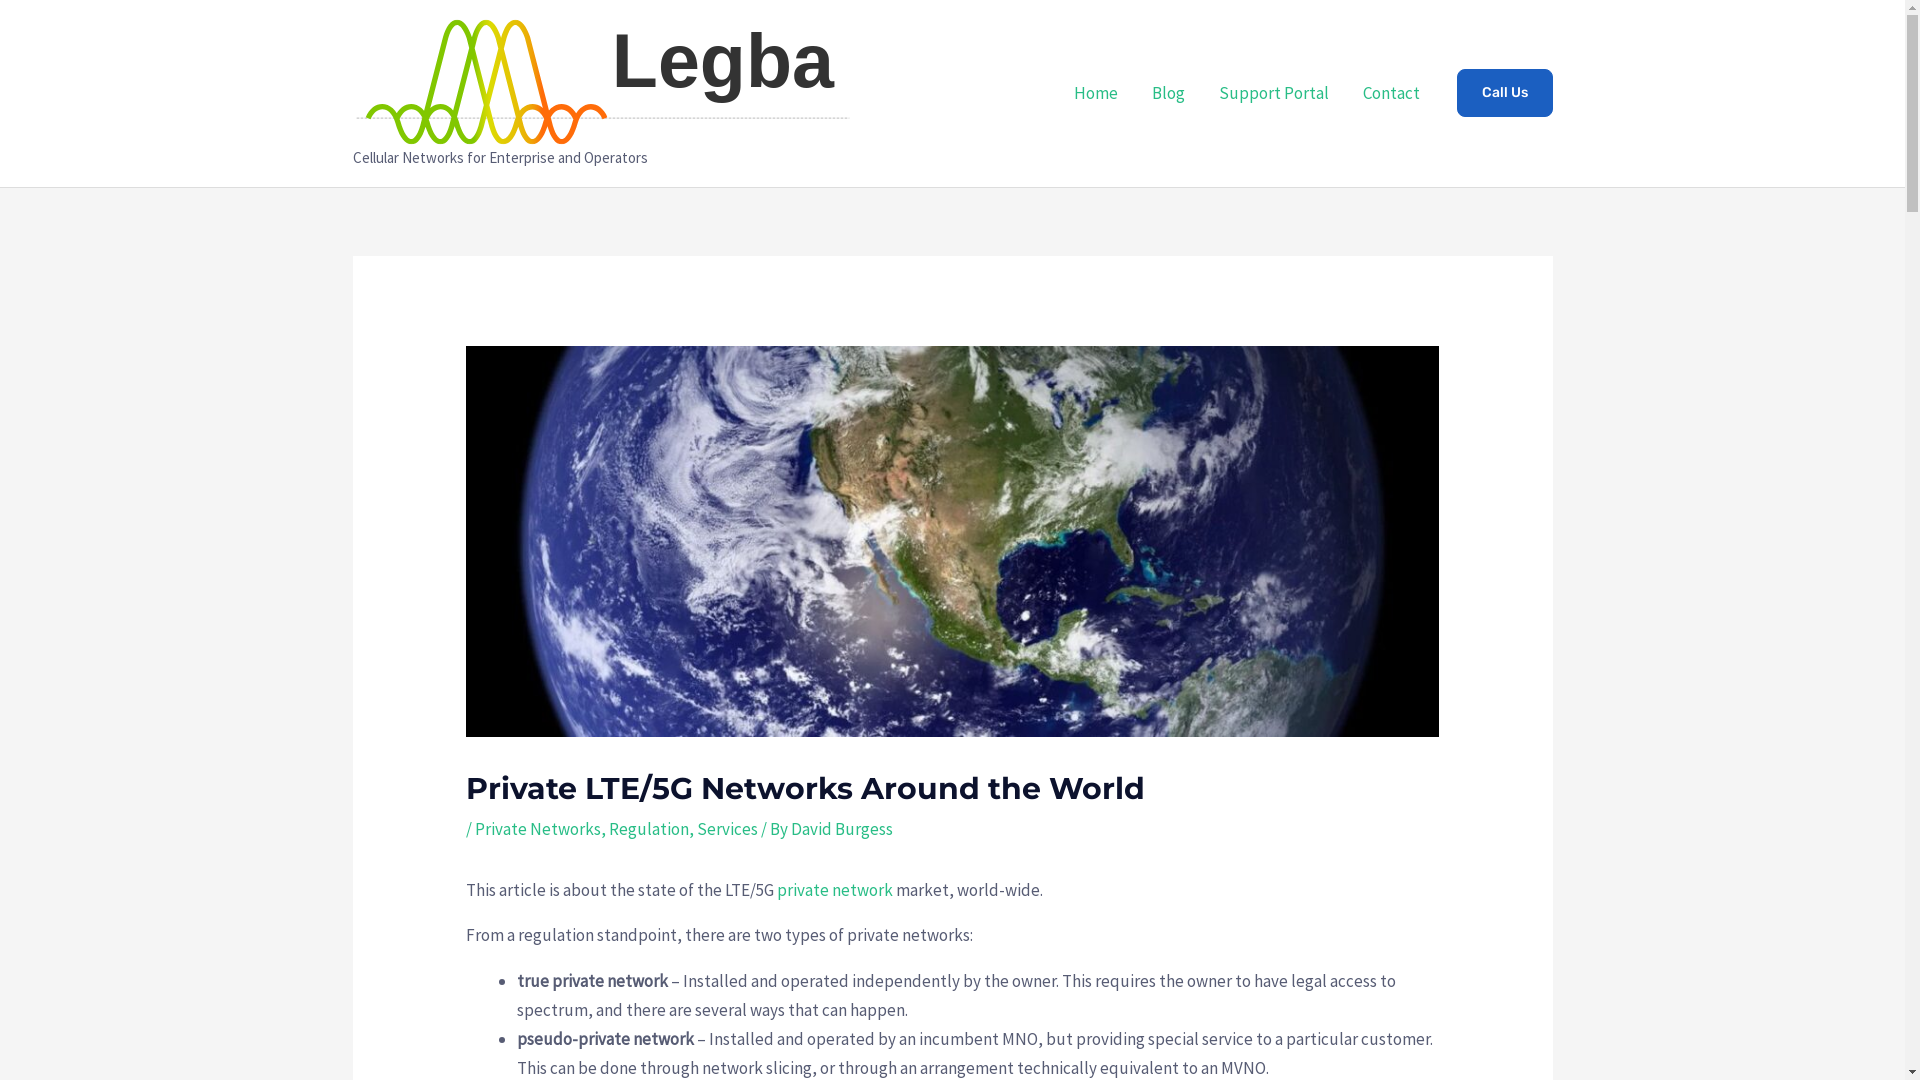  Describe the element at coordinates (1455, 92) in the screenshot. I see `'Call Us'` at that location.